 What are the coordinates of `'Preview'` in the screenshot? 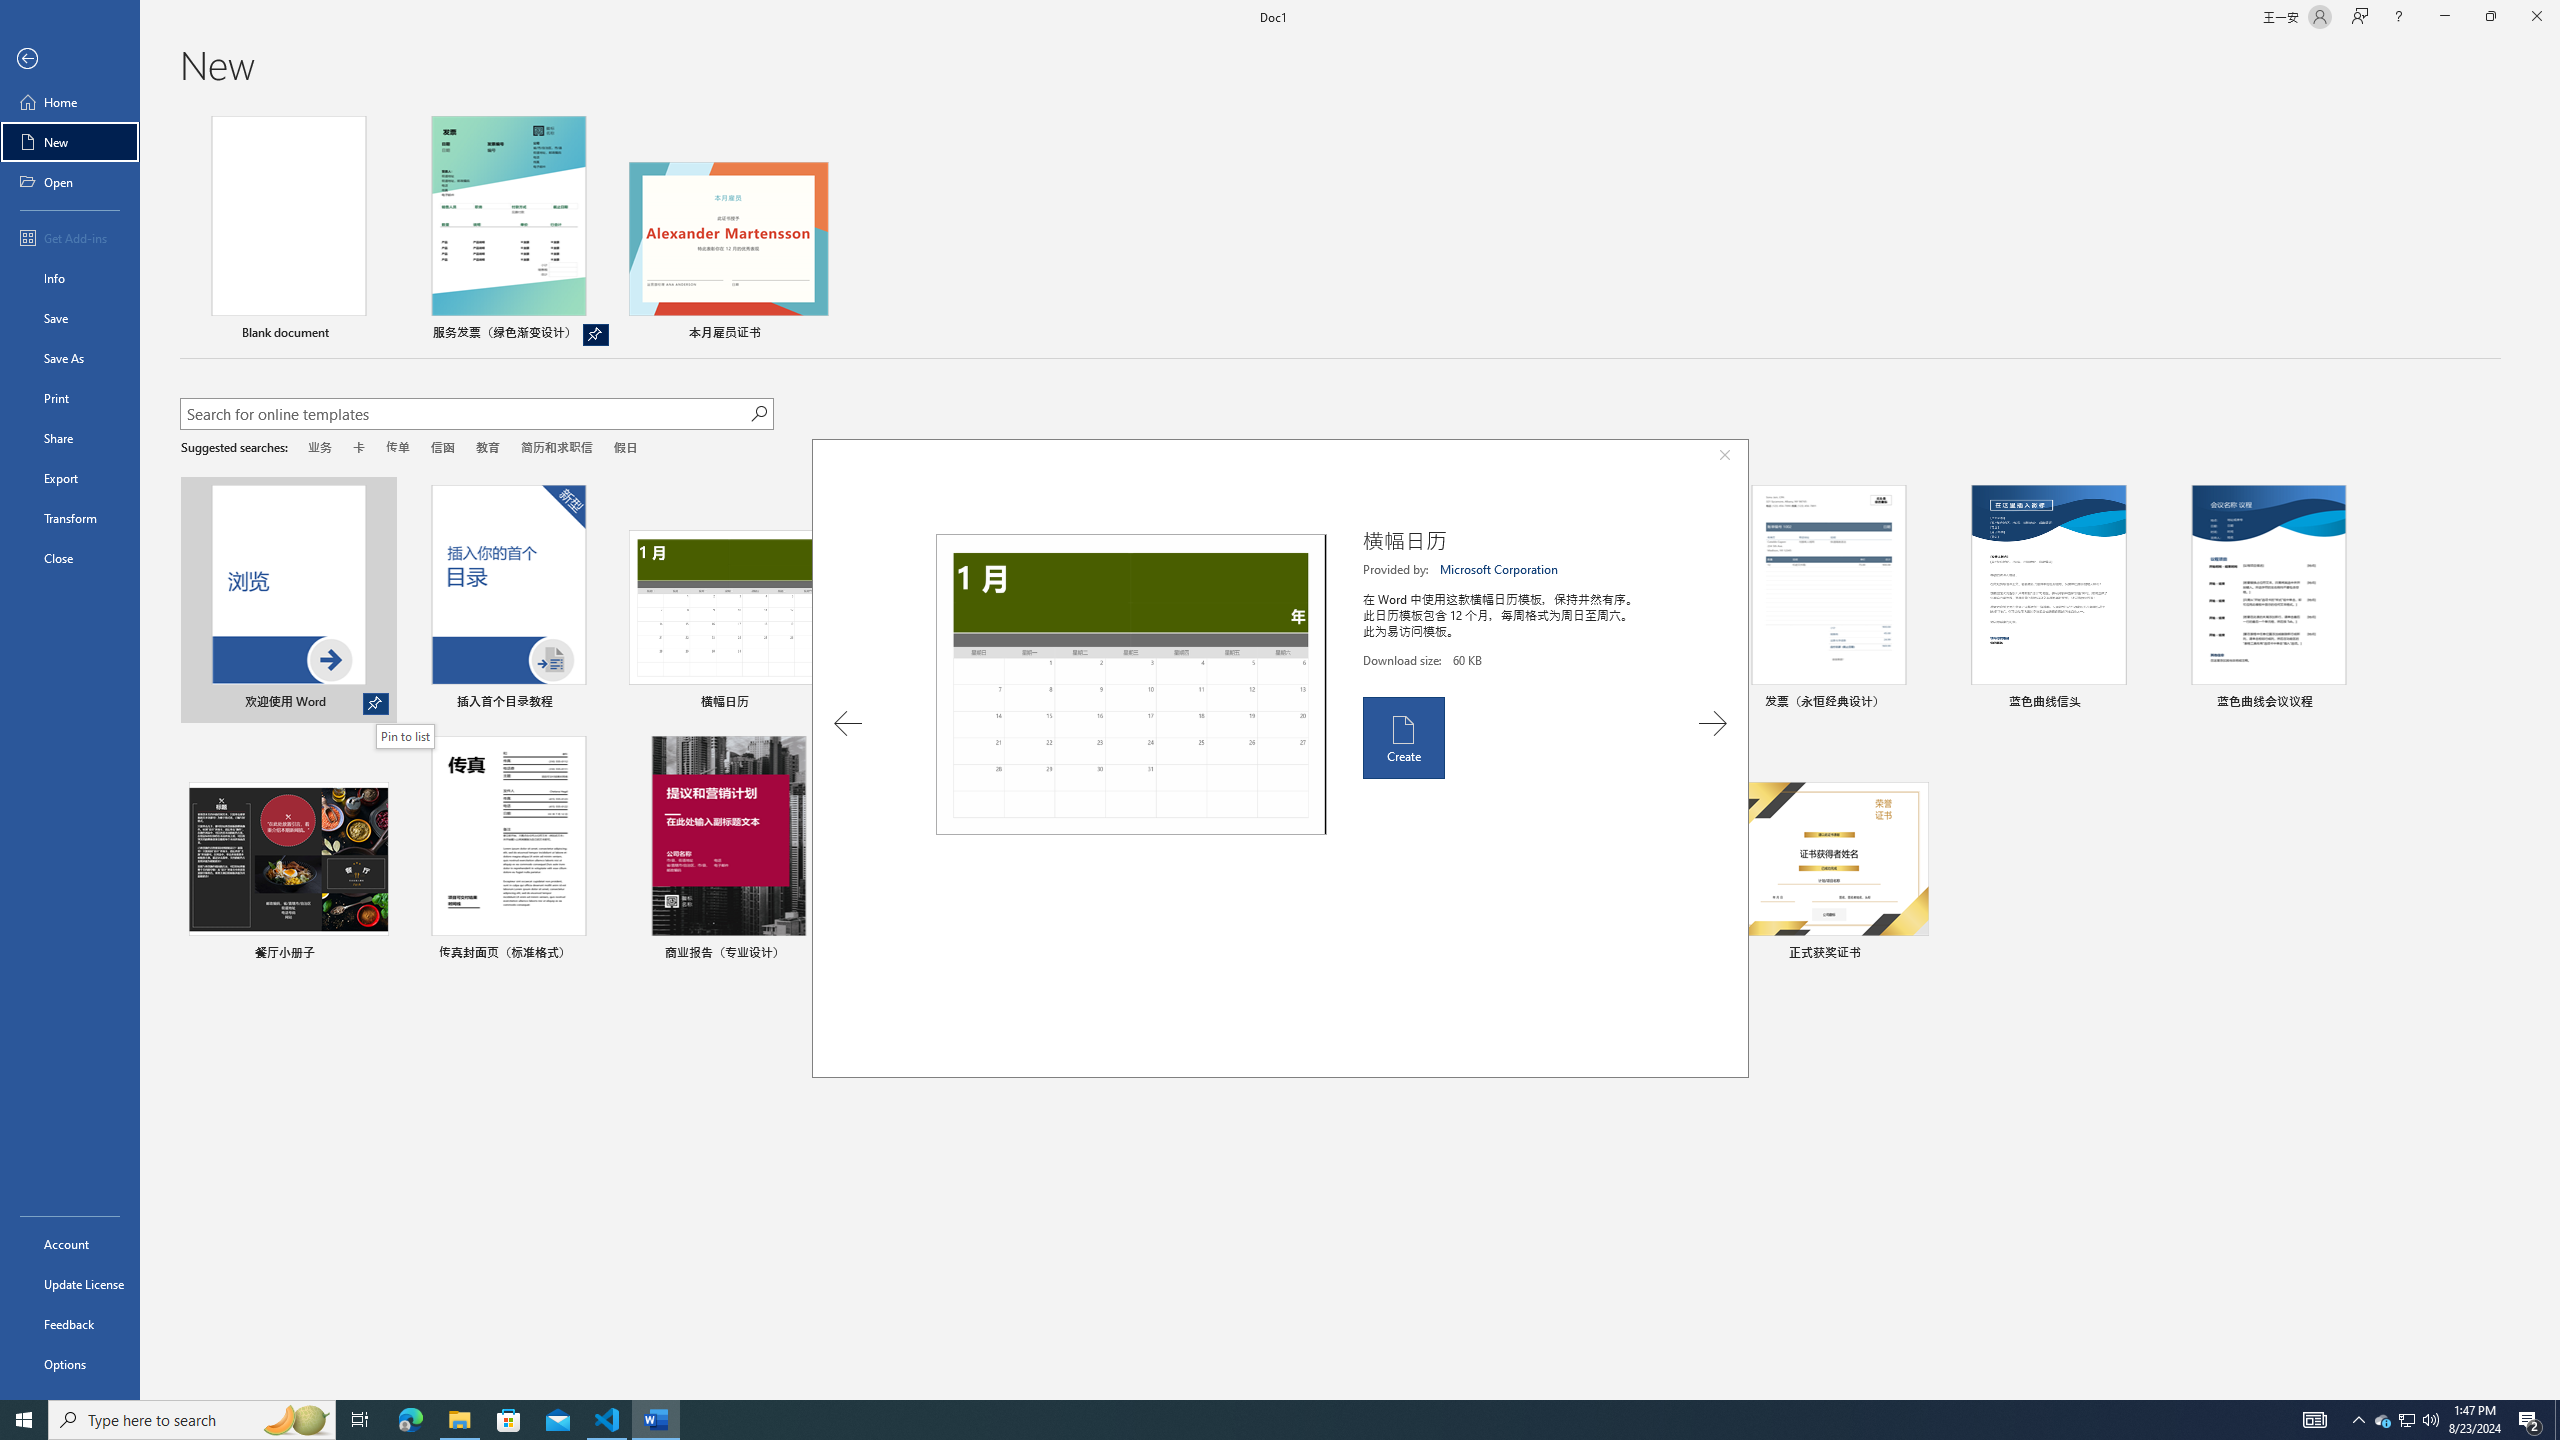 It's located at (1130, 683).